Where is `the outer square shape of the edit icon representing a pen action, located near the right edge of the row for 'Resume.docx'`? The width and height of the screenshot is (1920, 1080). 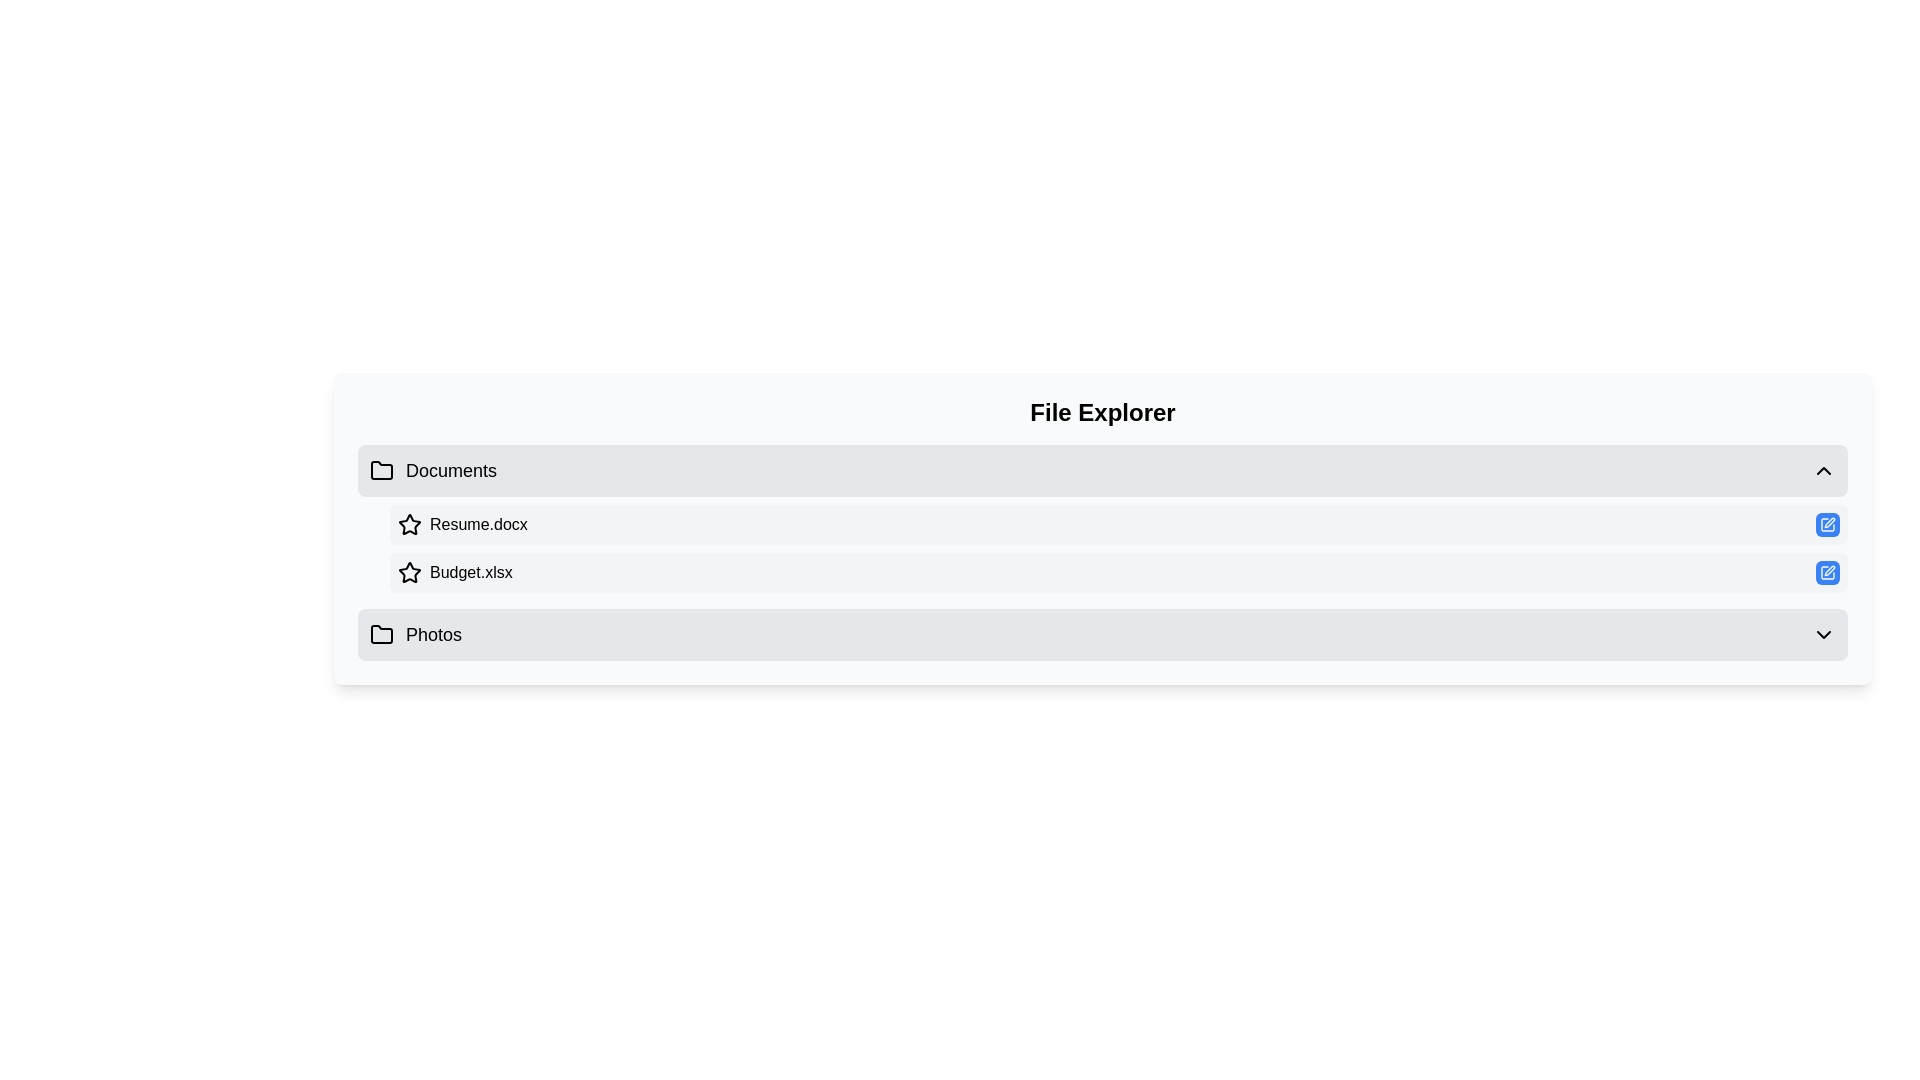
the outer square shape of the edit icon representing a pen action, located near the right edge of the row for 'Resume.docx' is located at coordinates (1828, 523).